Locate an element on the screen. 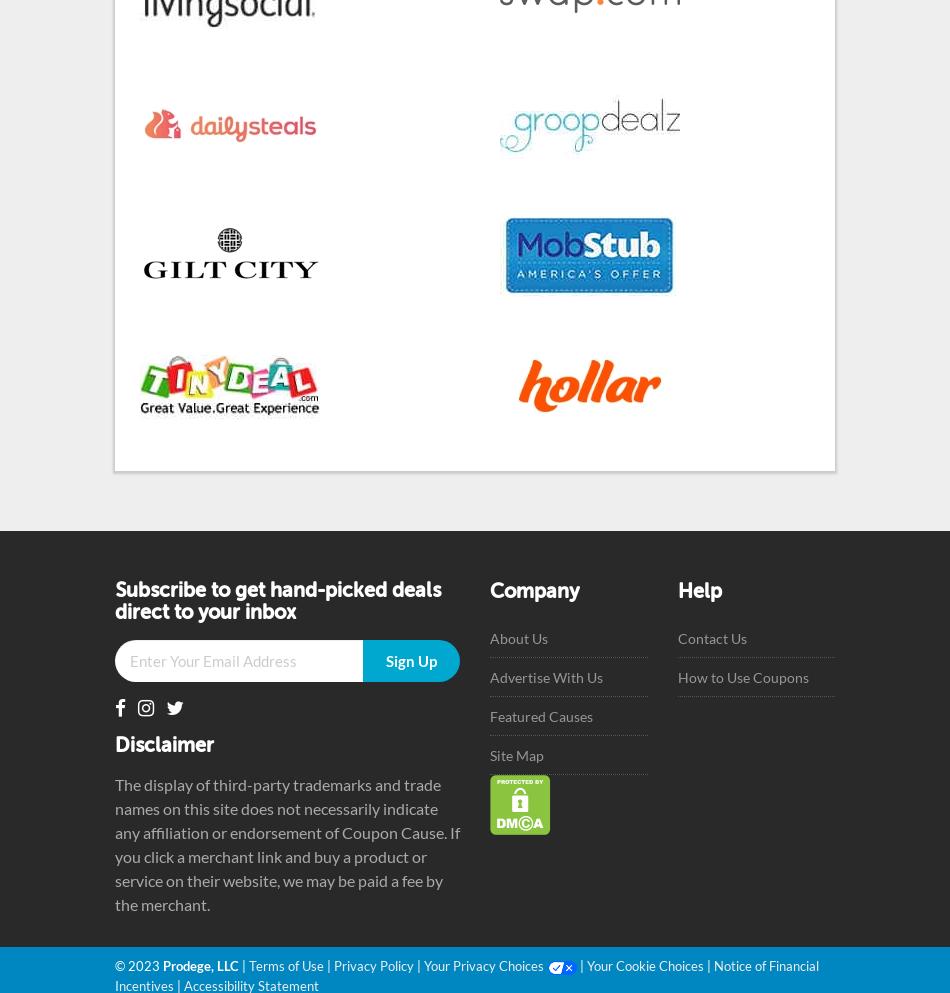 Image resolution: width=950 pixels, height=993 pixels. 'Contact Us' is located at coordinates (711, 637).